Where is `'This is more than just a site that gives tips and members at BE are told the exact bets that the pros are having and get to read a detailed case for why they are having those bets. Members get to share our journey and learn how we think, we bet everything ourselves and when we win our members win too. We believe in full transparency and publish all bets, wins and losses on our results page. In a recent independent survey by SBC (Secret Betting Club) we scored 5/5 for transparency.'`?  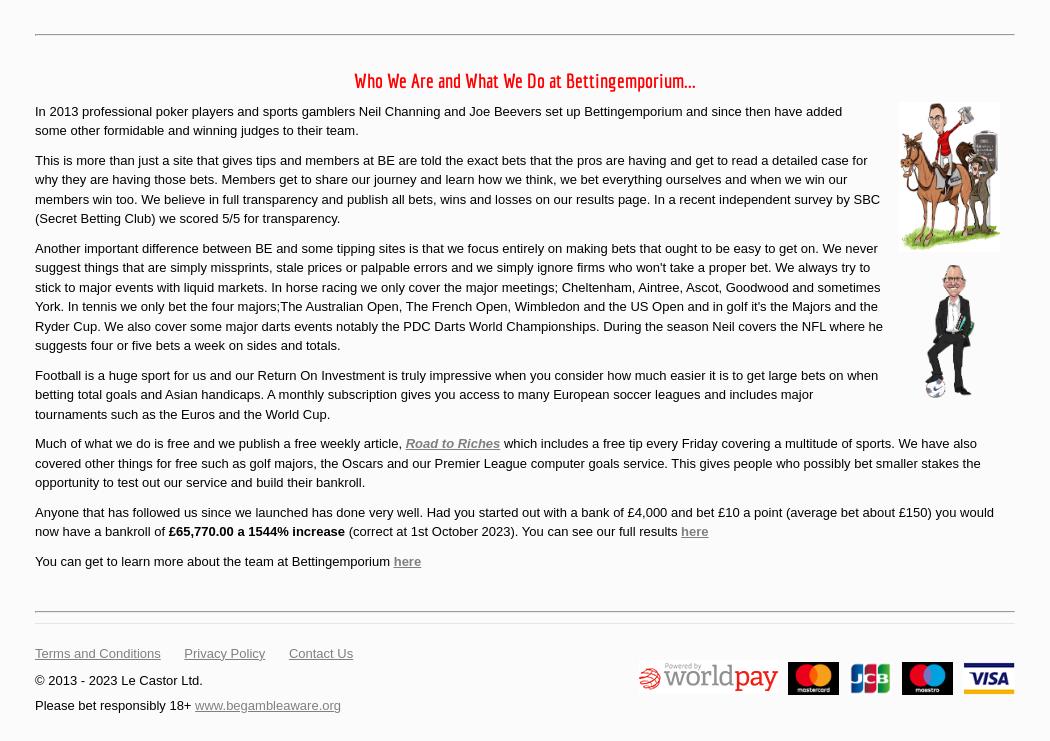 'This is more than just a site that gives tips and members at BE are told the exact bets that the pros are having and get to read a detailed case for why they are having those bets. Members get to share our journey and learn how we think, we bet everything ourselves and when we win our members win too. We believe in full transparency and publish all bets, wins and losses on our results page. In a recent independent survey by SBC (Secret Betting Club) we scored 5/5 for transparency.' is located at coordinates (457, 188).